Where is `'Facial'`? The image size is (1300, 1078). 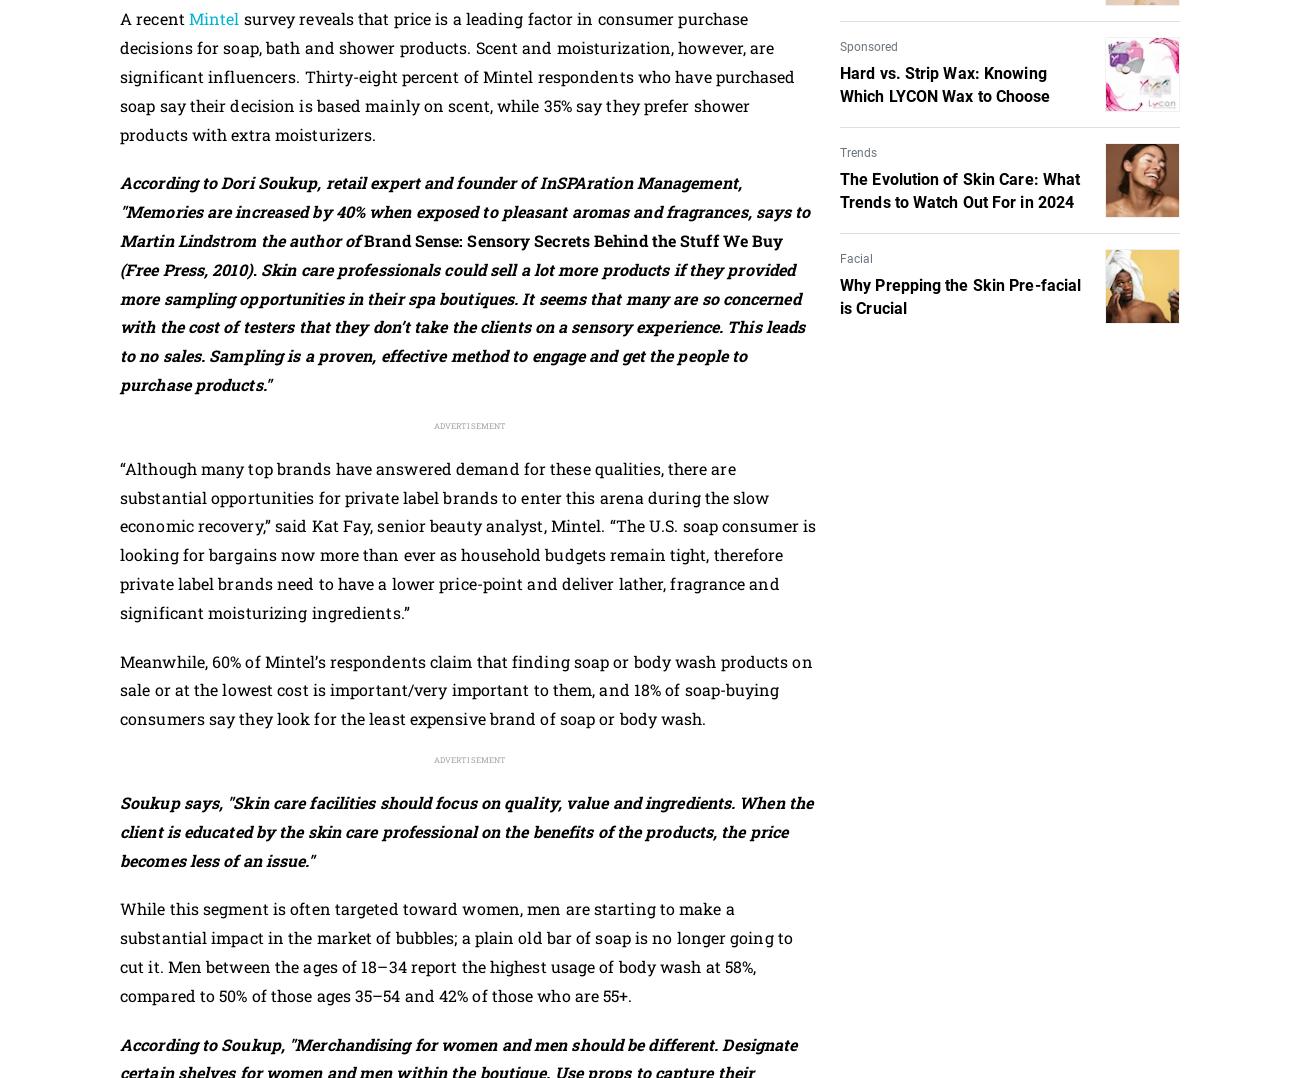
'Facial' is located at coordinates (856, 258).